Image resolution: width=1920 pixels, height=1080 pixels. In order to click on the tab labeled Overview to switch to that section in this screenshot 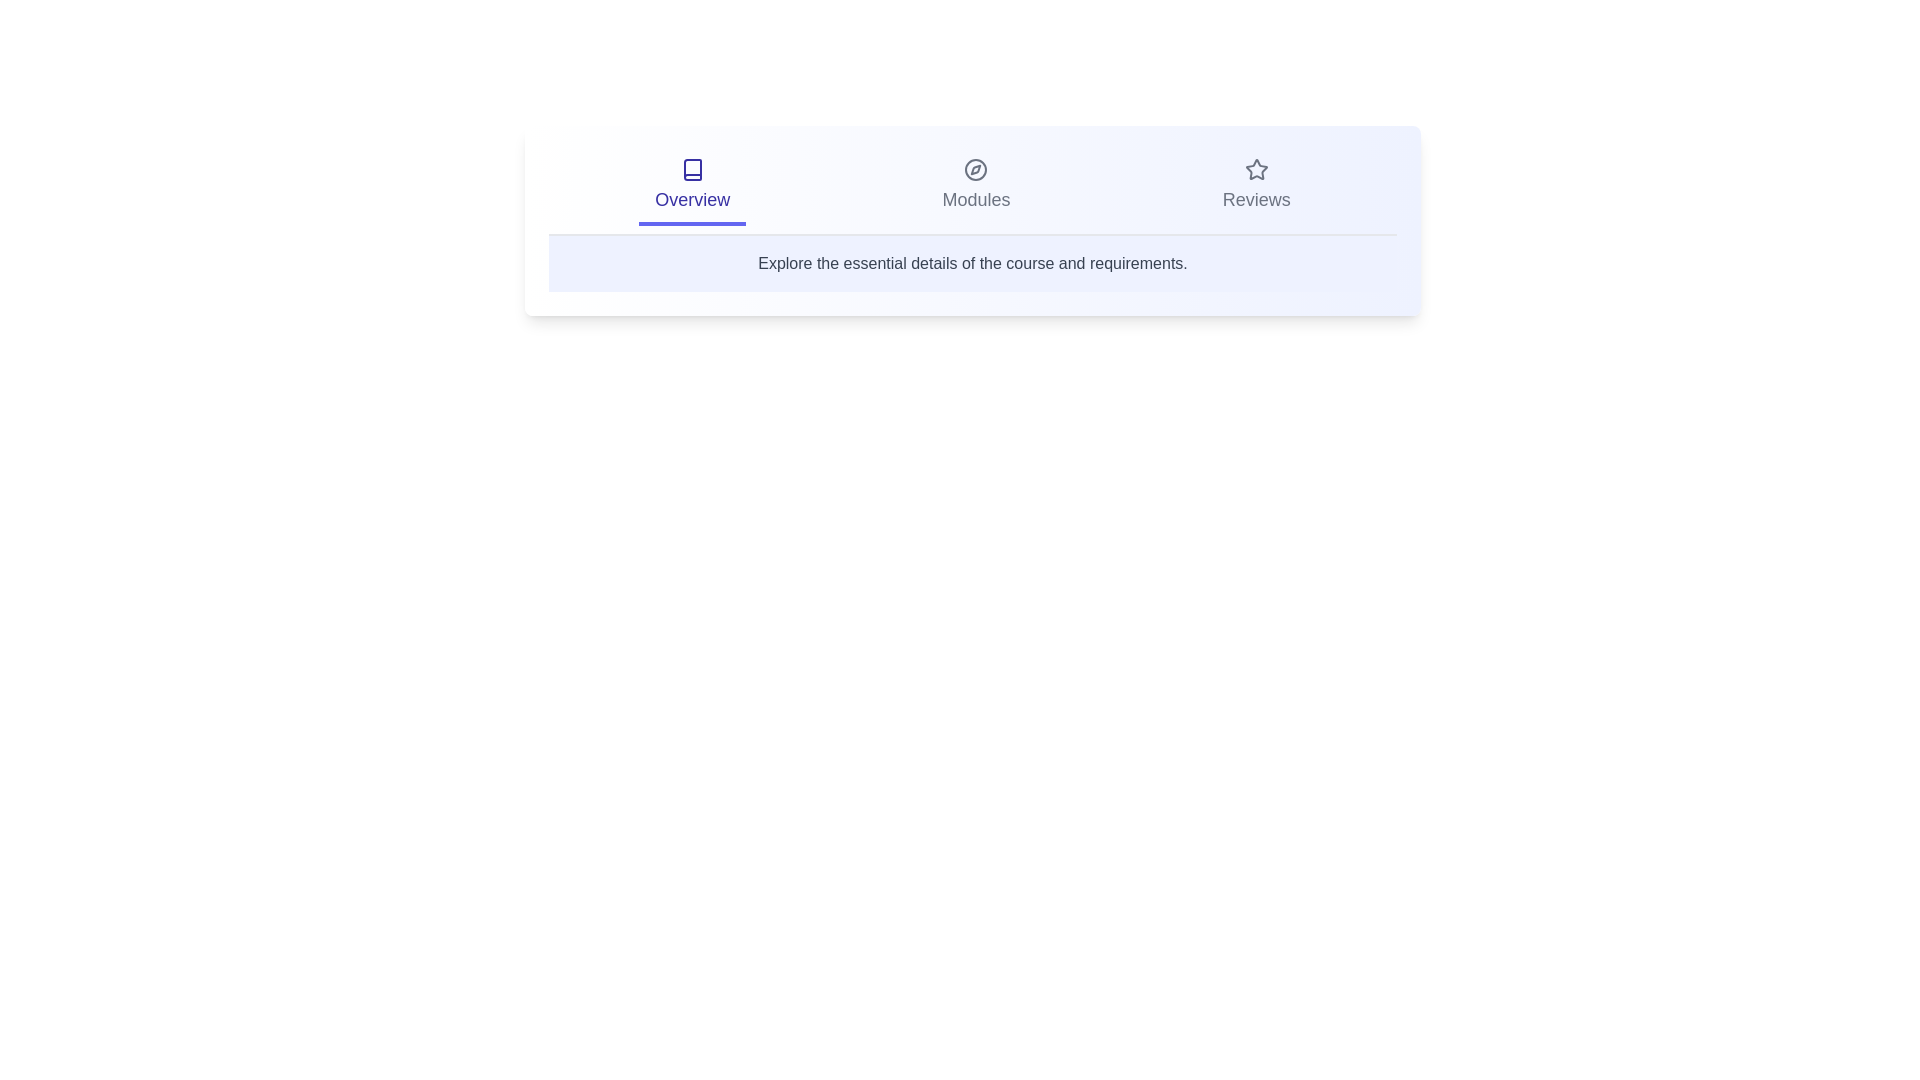, I will do `click(692, 188)`.